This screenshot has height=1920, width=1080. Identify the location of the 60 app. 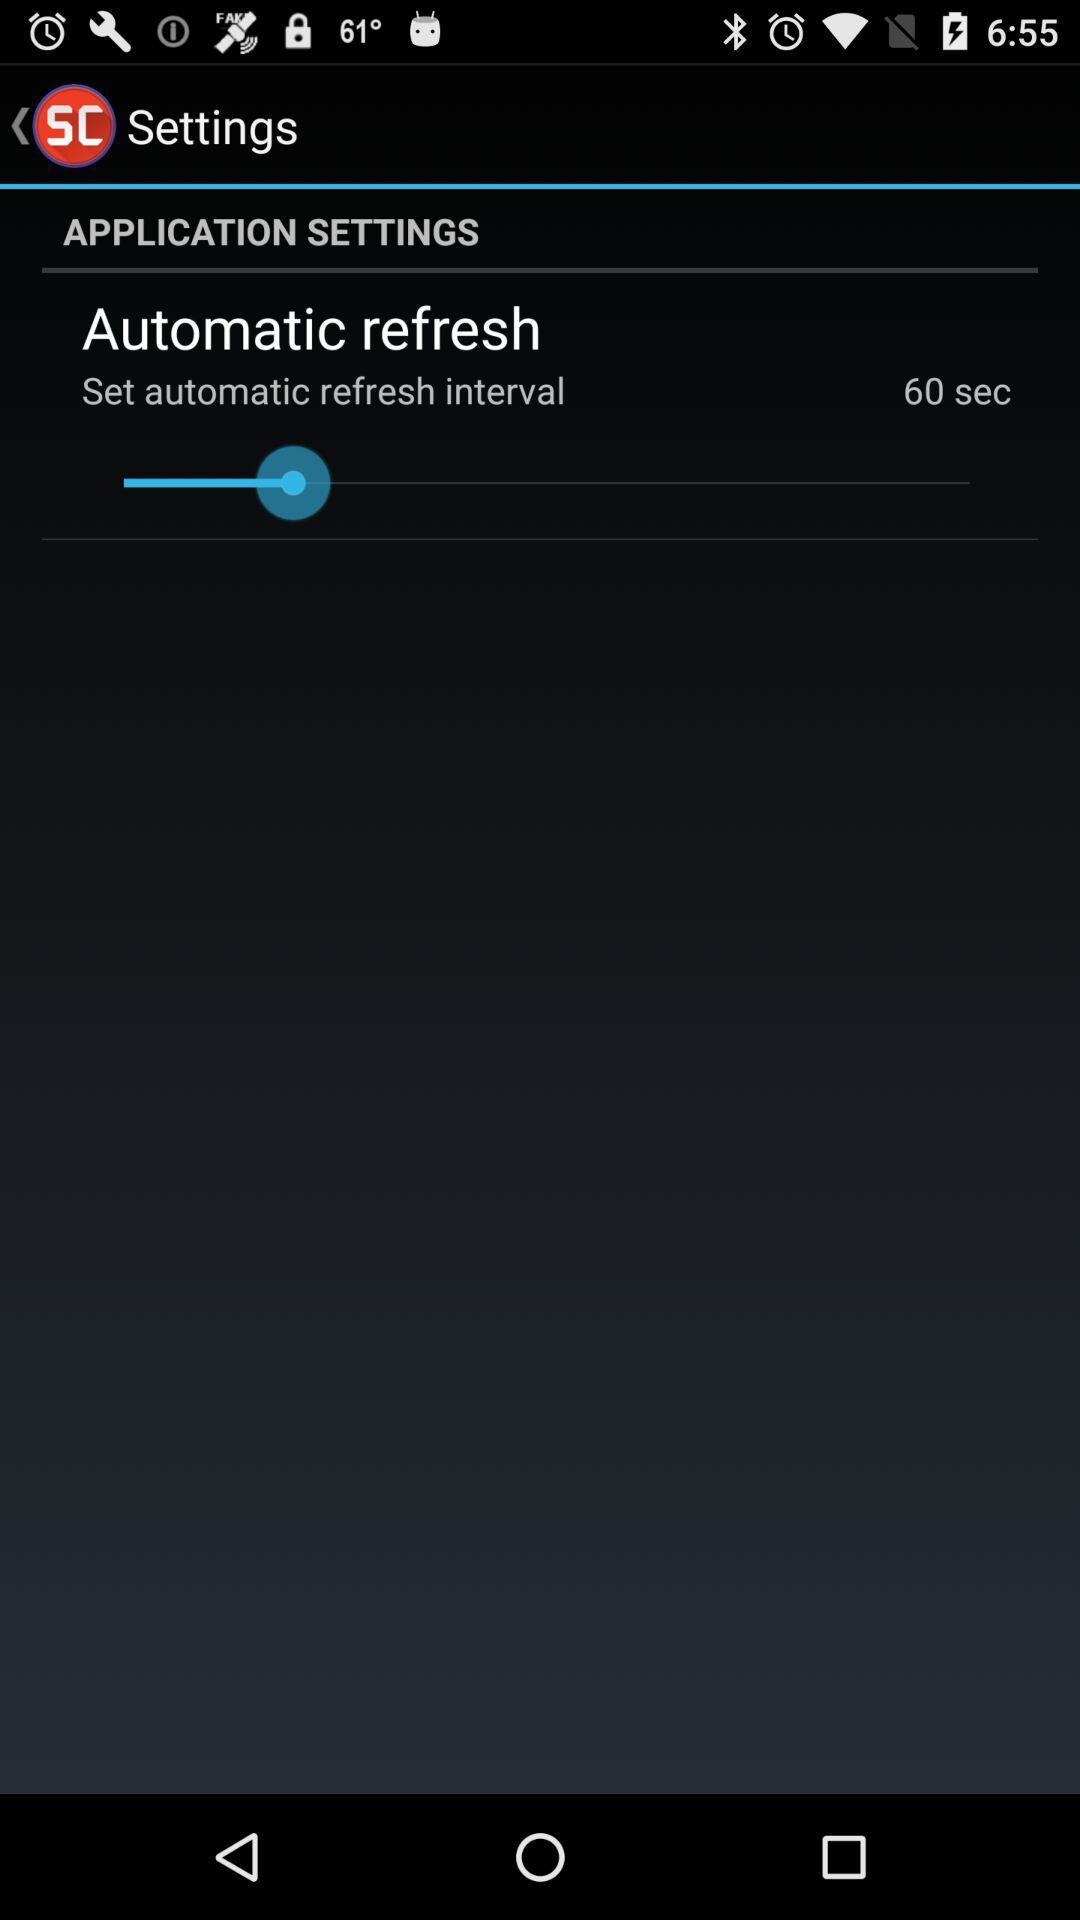
(924, 389).